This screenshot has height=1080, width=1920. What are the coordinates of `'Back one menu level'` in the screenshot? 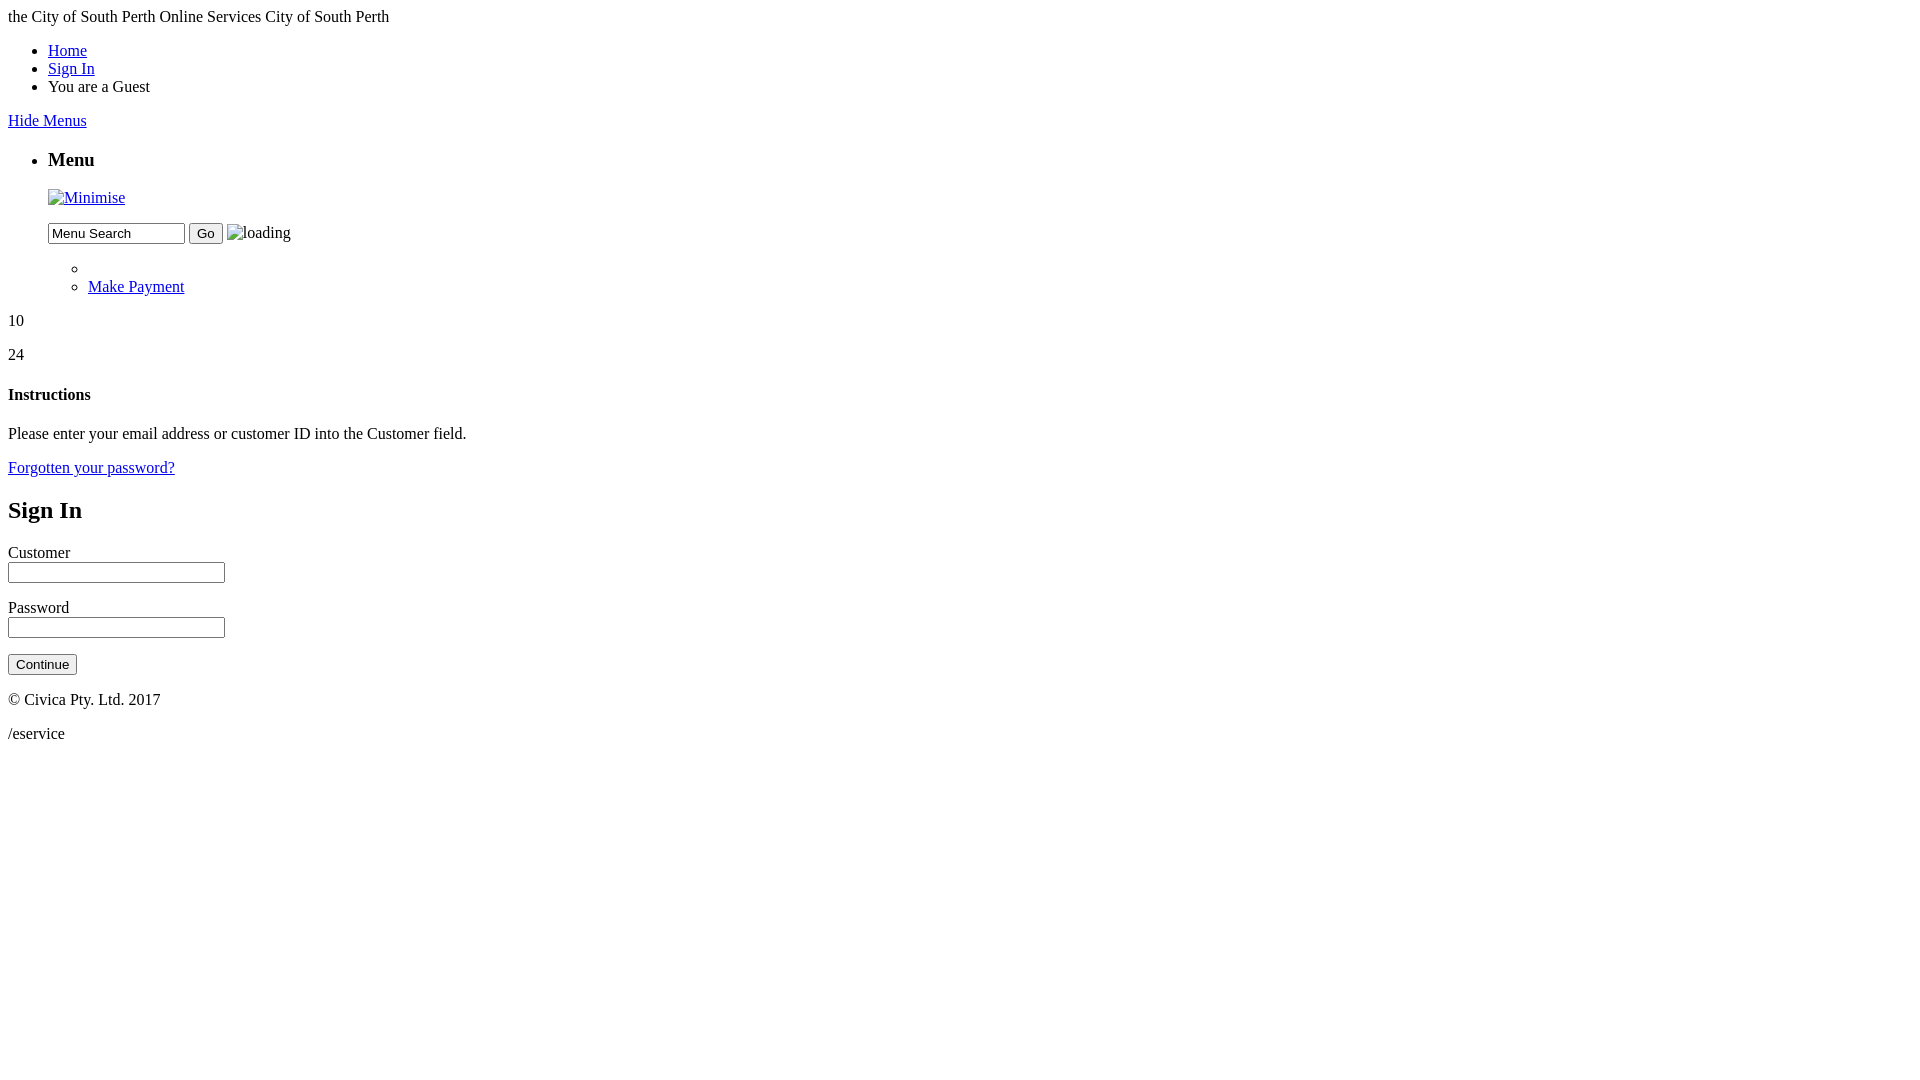 It's located at (999, 268).